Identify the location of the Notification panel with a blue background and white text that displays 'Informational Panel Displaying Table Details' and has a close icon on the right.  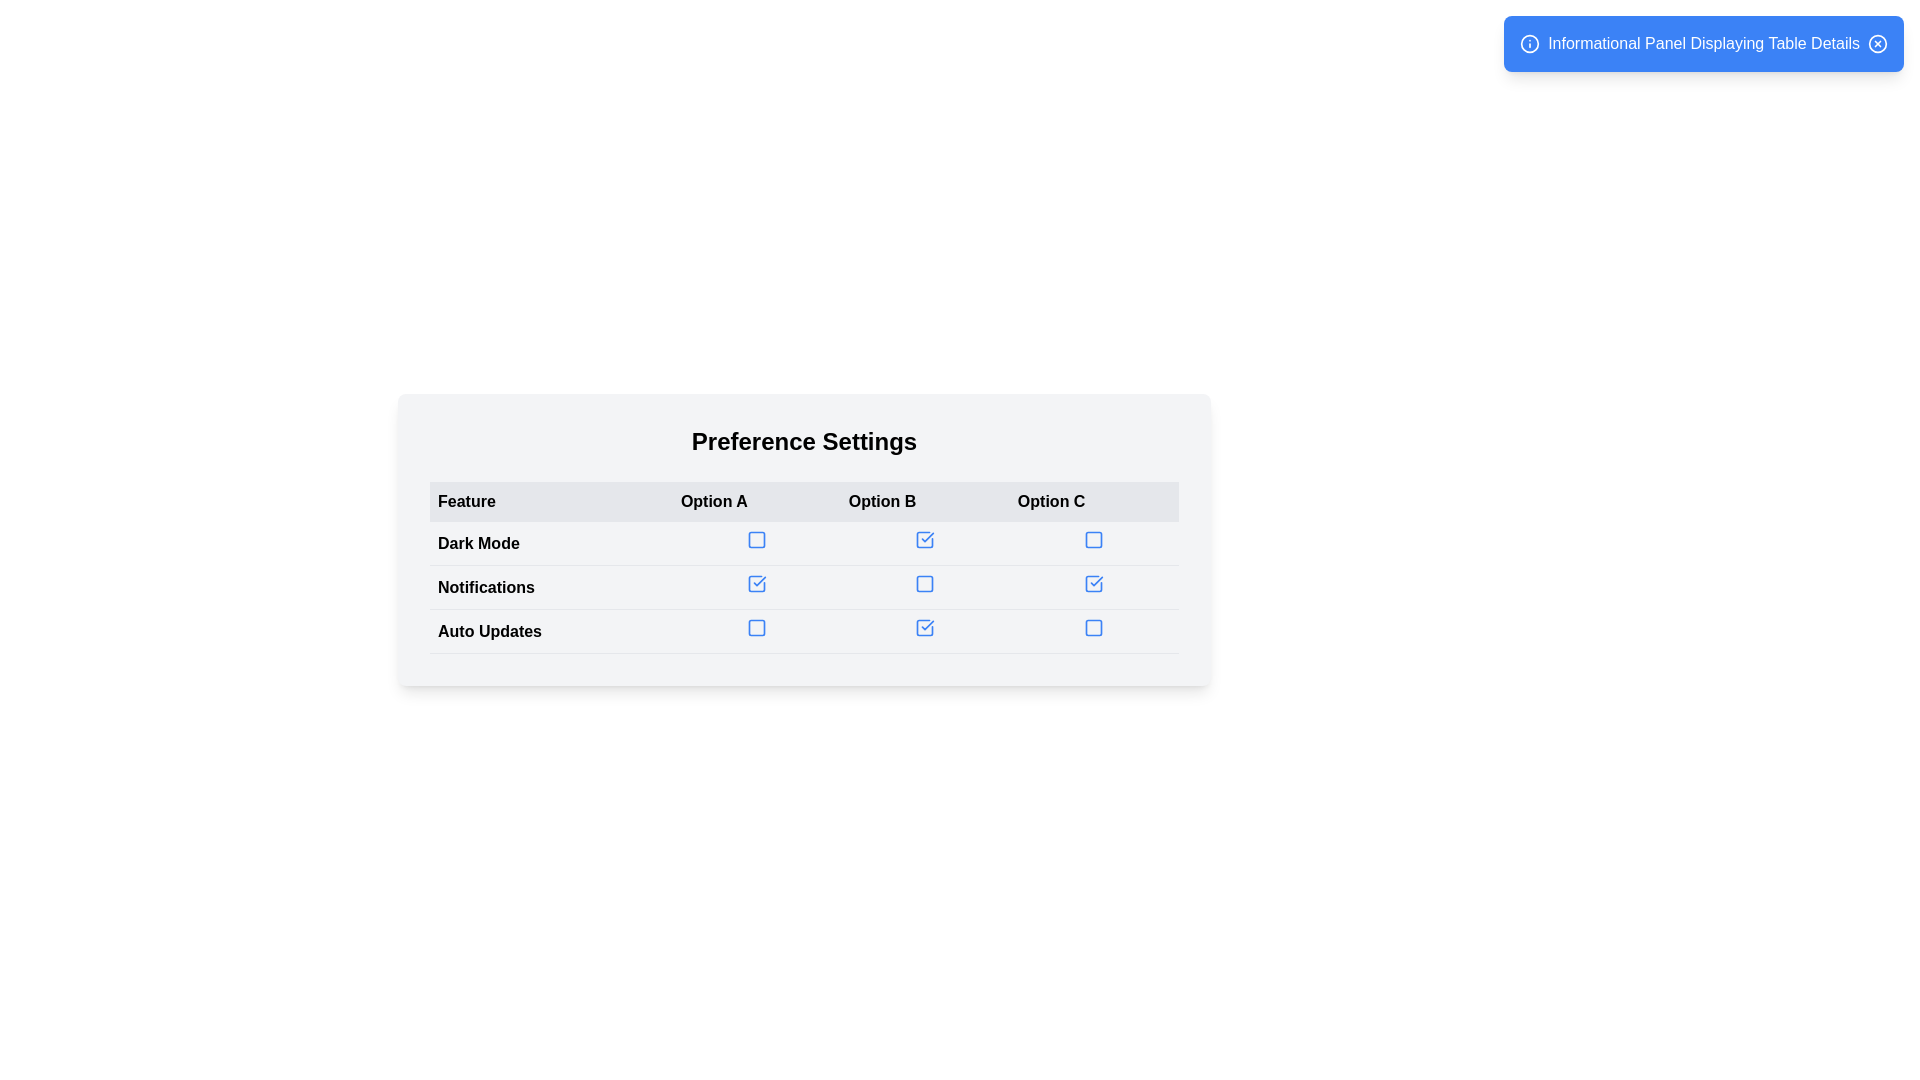
(1703, 43).